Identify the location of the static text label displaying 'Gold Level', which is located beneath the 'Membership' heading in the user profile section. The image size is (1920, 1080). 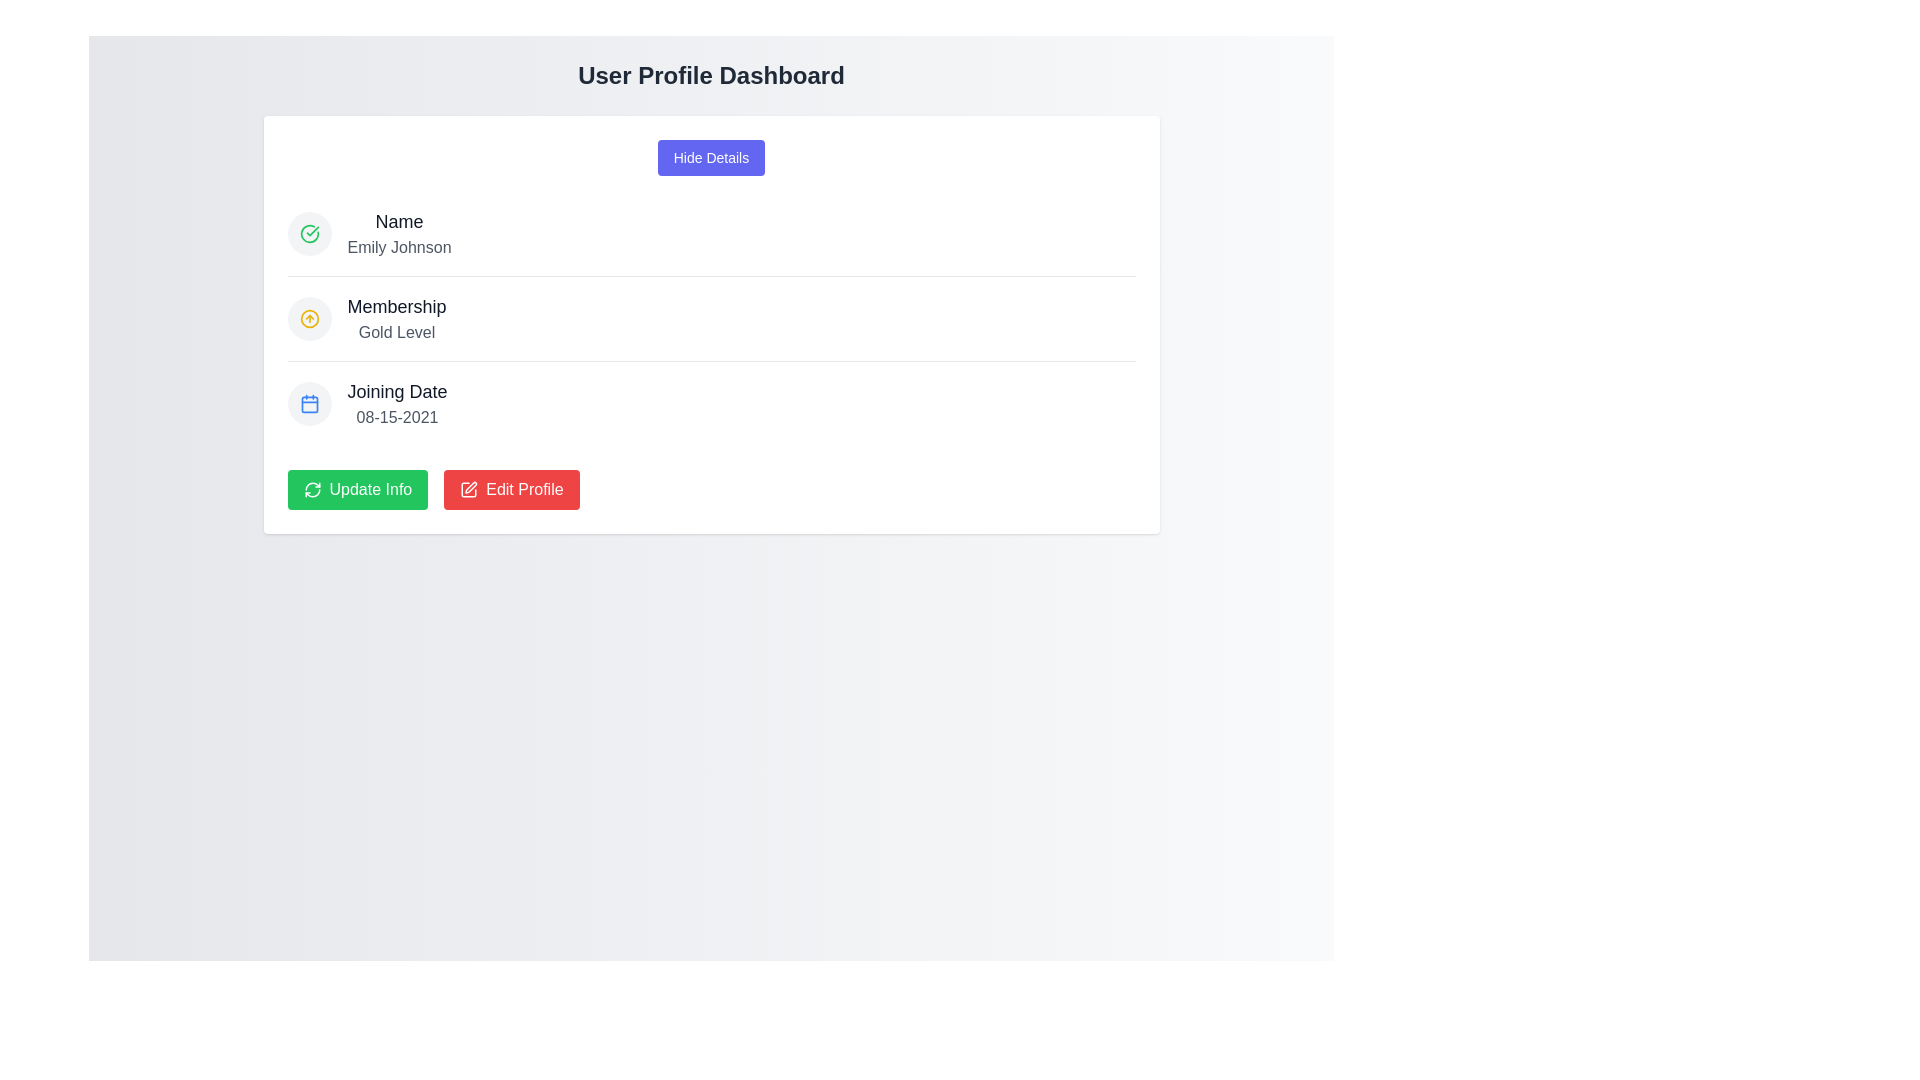
(397, 331).